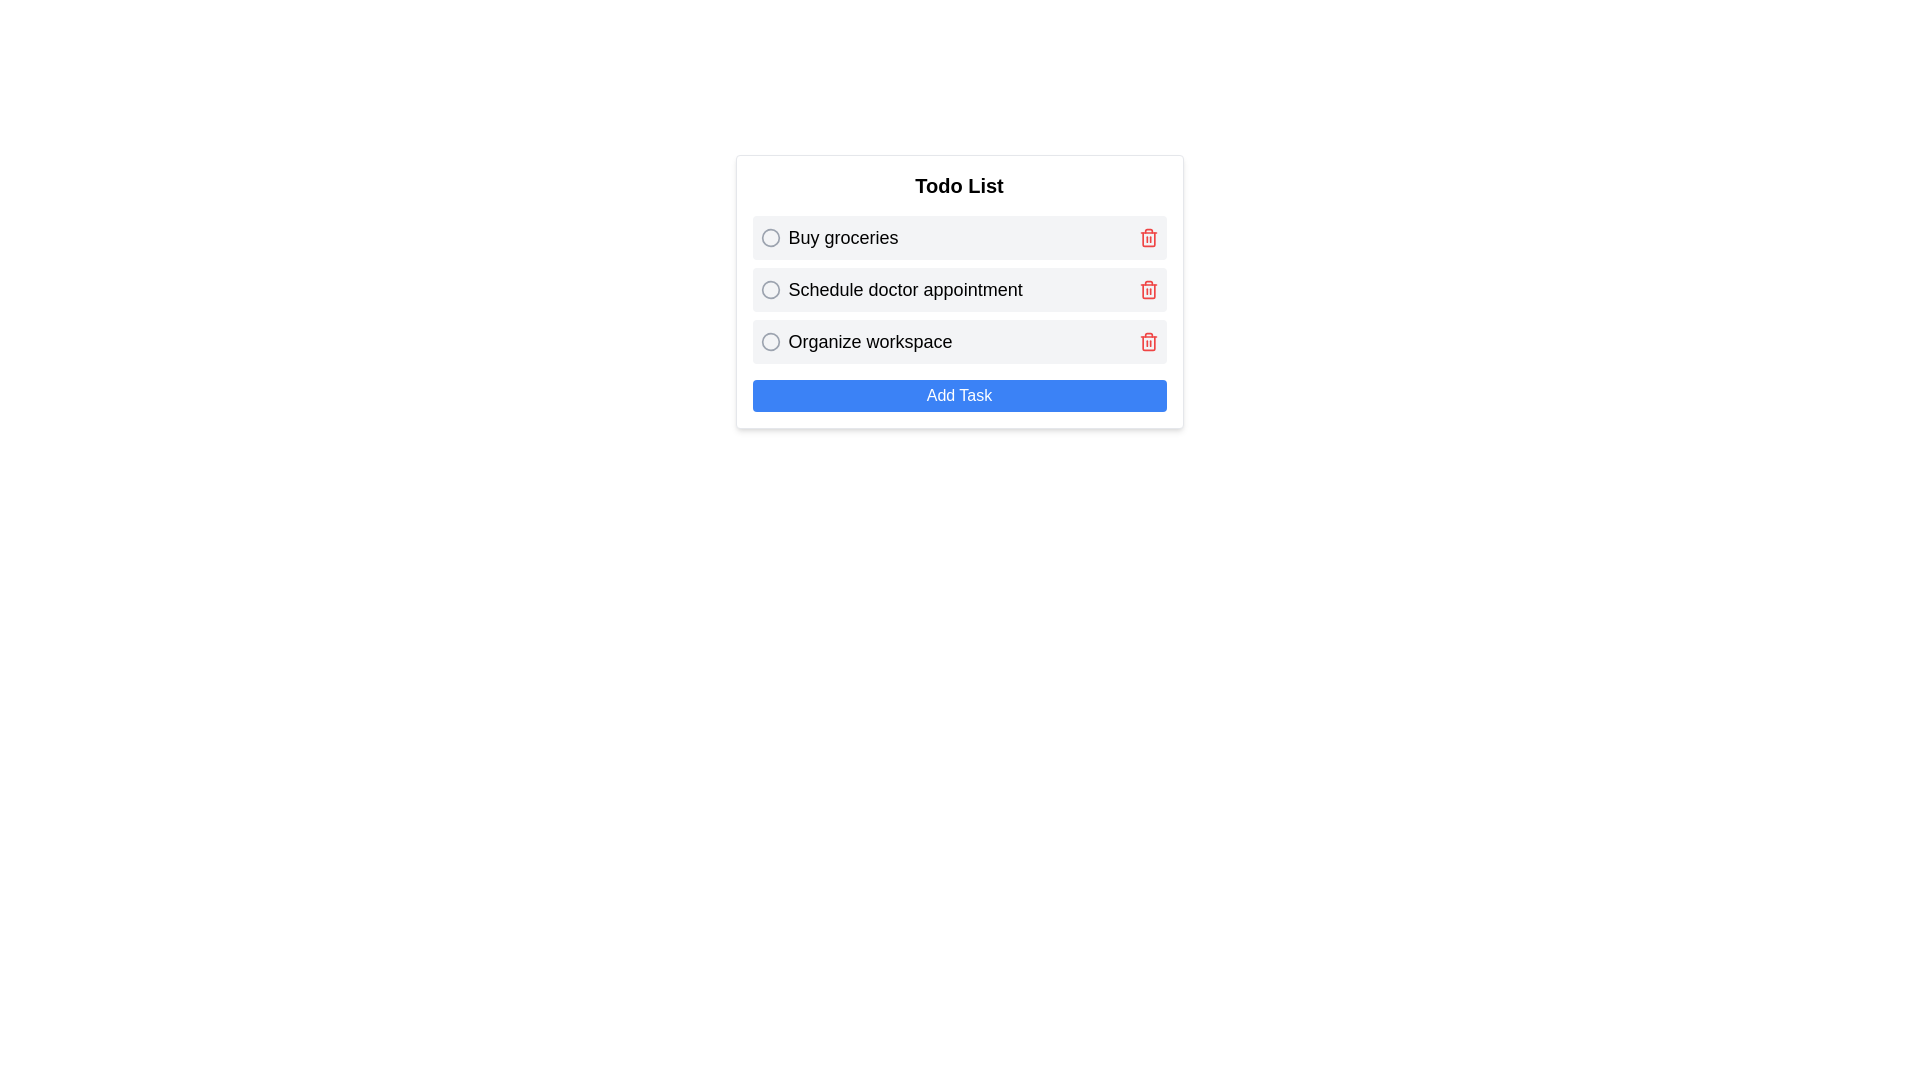 This screenshot has height=1080, width=1920. I want to click on to select or toggle the checkbox for the task 'Schedule doctor appointment' in the 'Todo List.', so click(769, 289).